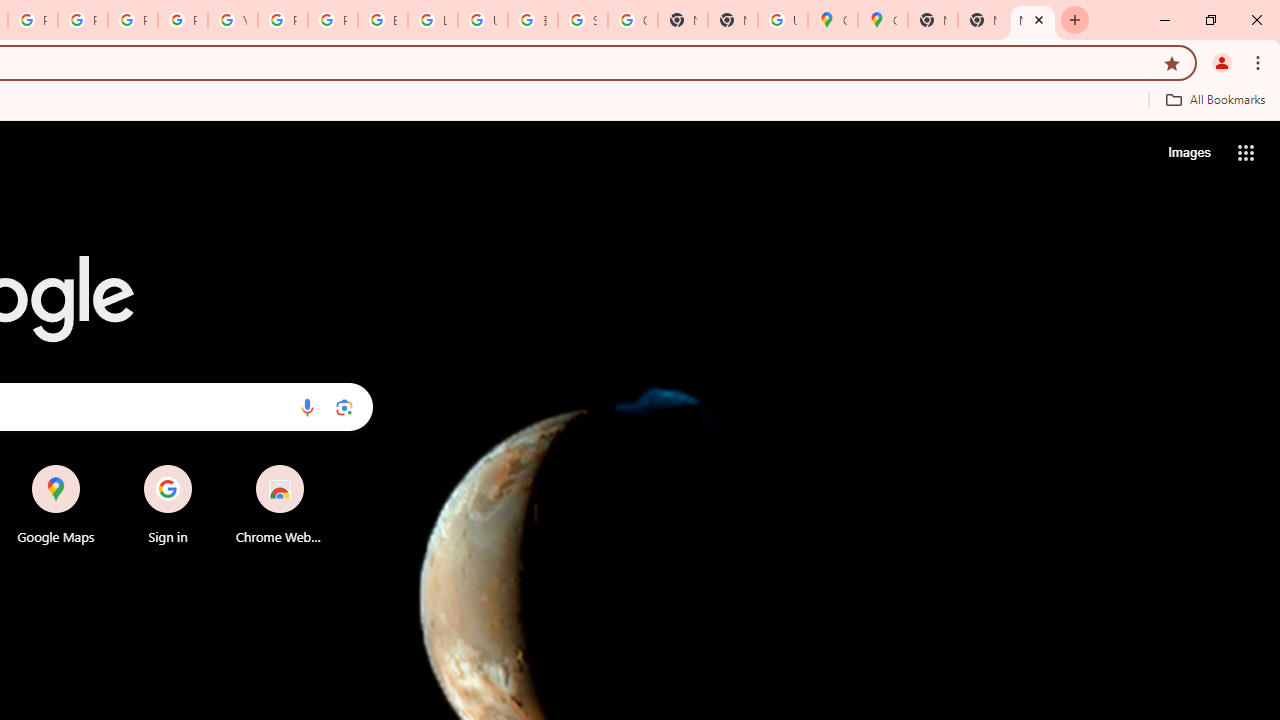 The height and width of the screenshot is (720, 1280). What do you see at coordinates (1074, 20) in the screenshot?
I see `'New Tab'` at bounding box center [1074, 20].